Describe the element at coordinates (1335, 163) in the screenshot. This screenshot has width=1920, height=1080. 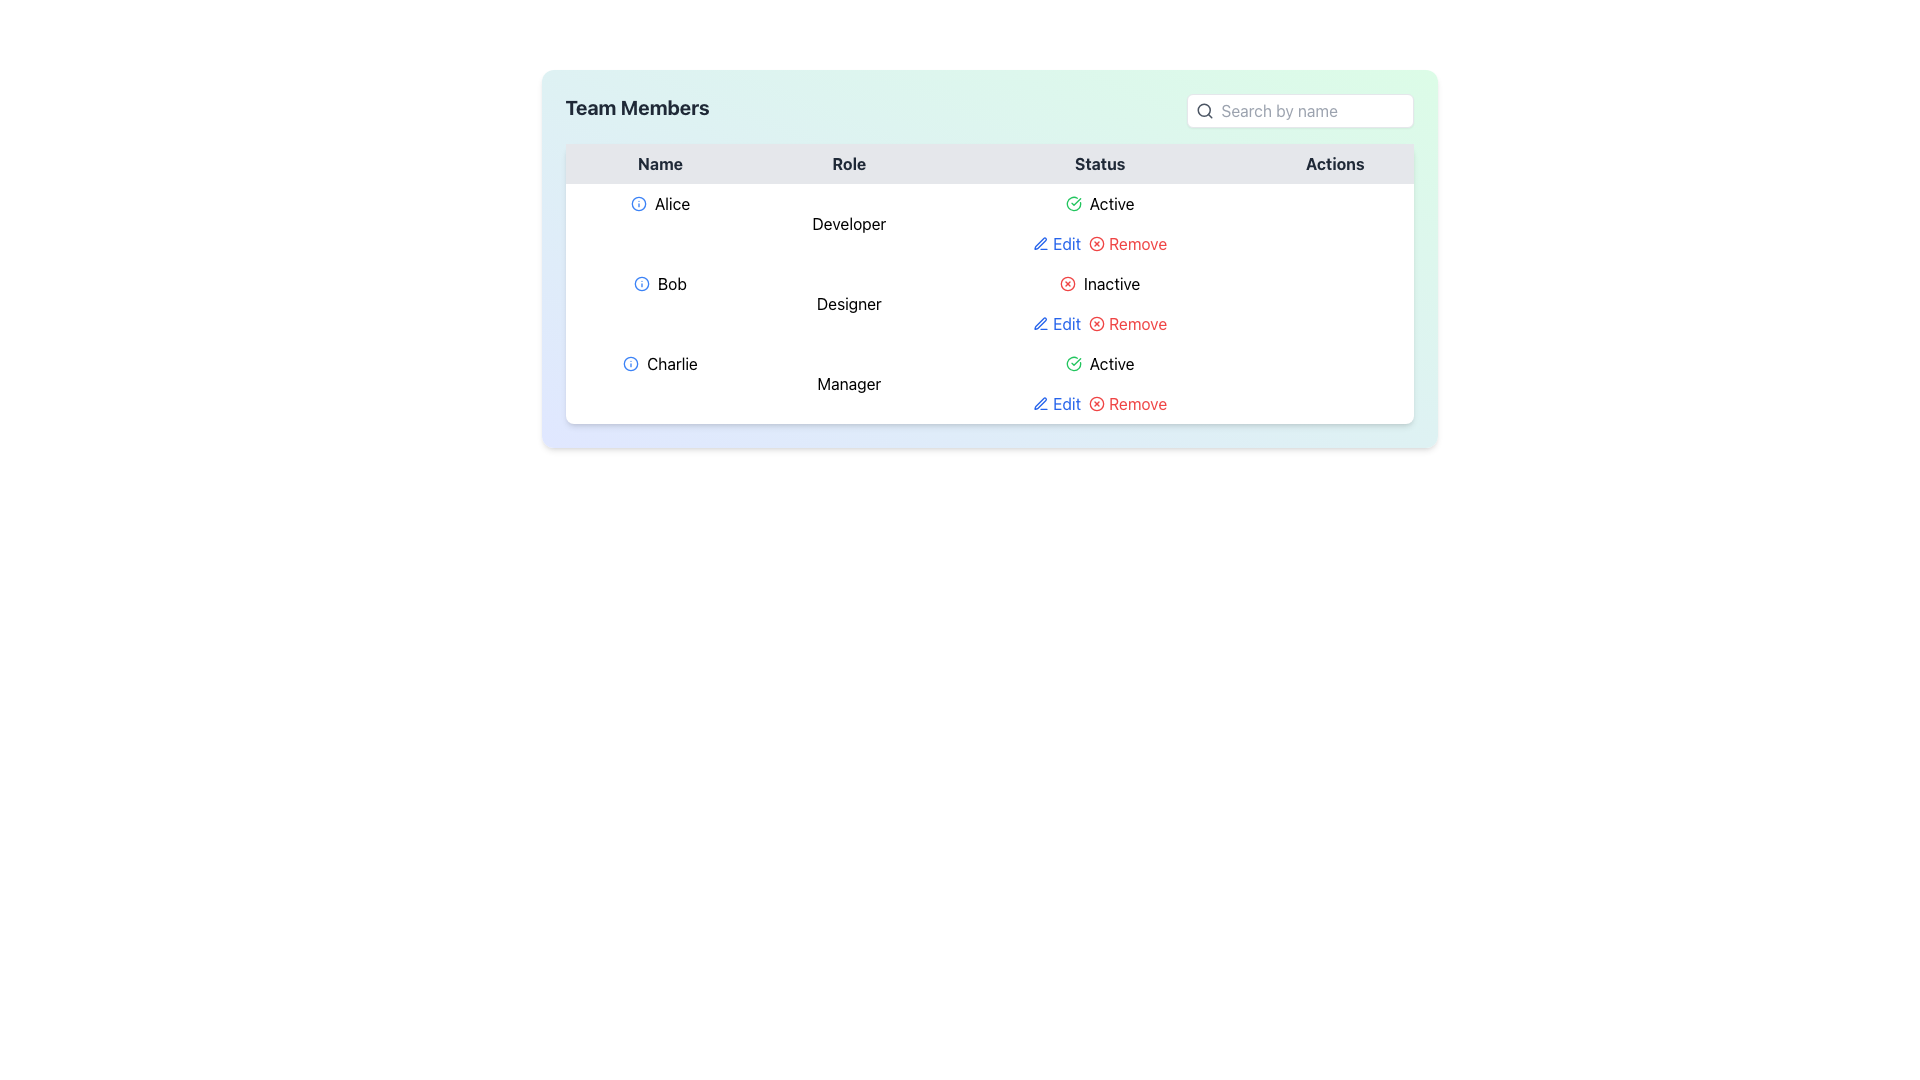
I see `the 'Actions' header text label, which is the fourth and rightmost item in the horizontal header row of the user information table` at that location.